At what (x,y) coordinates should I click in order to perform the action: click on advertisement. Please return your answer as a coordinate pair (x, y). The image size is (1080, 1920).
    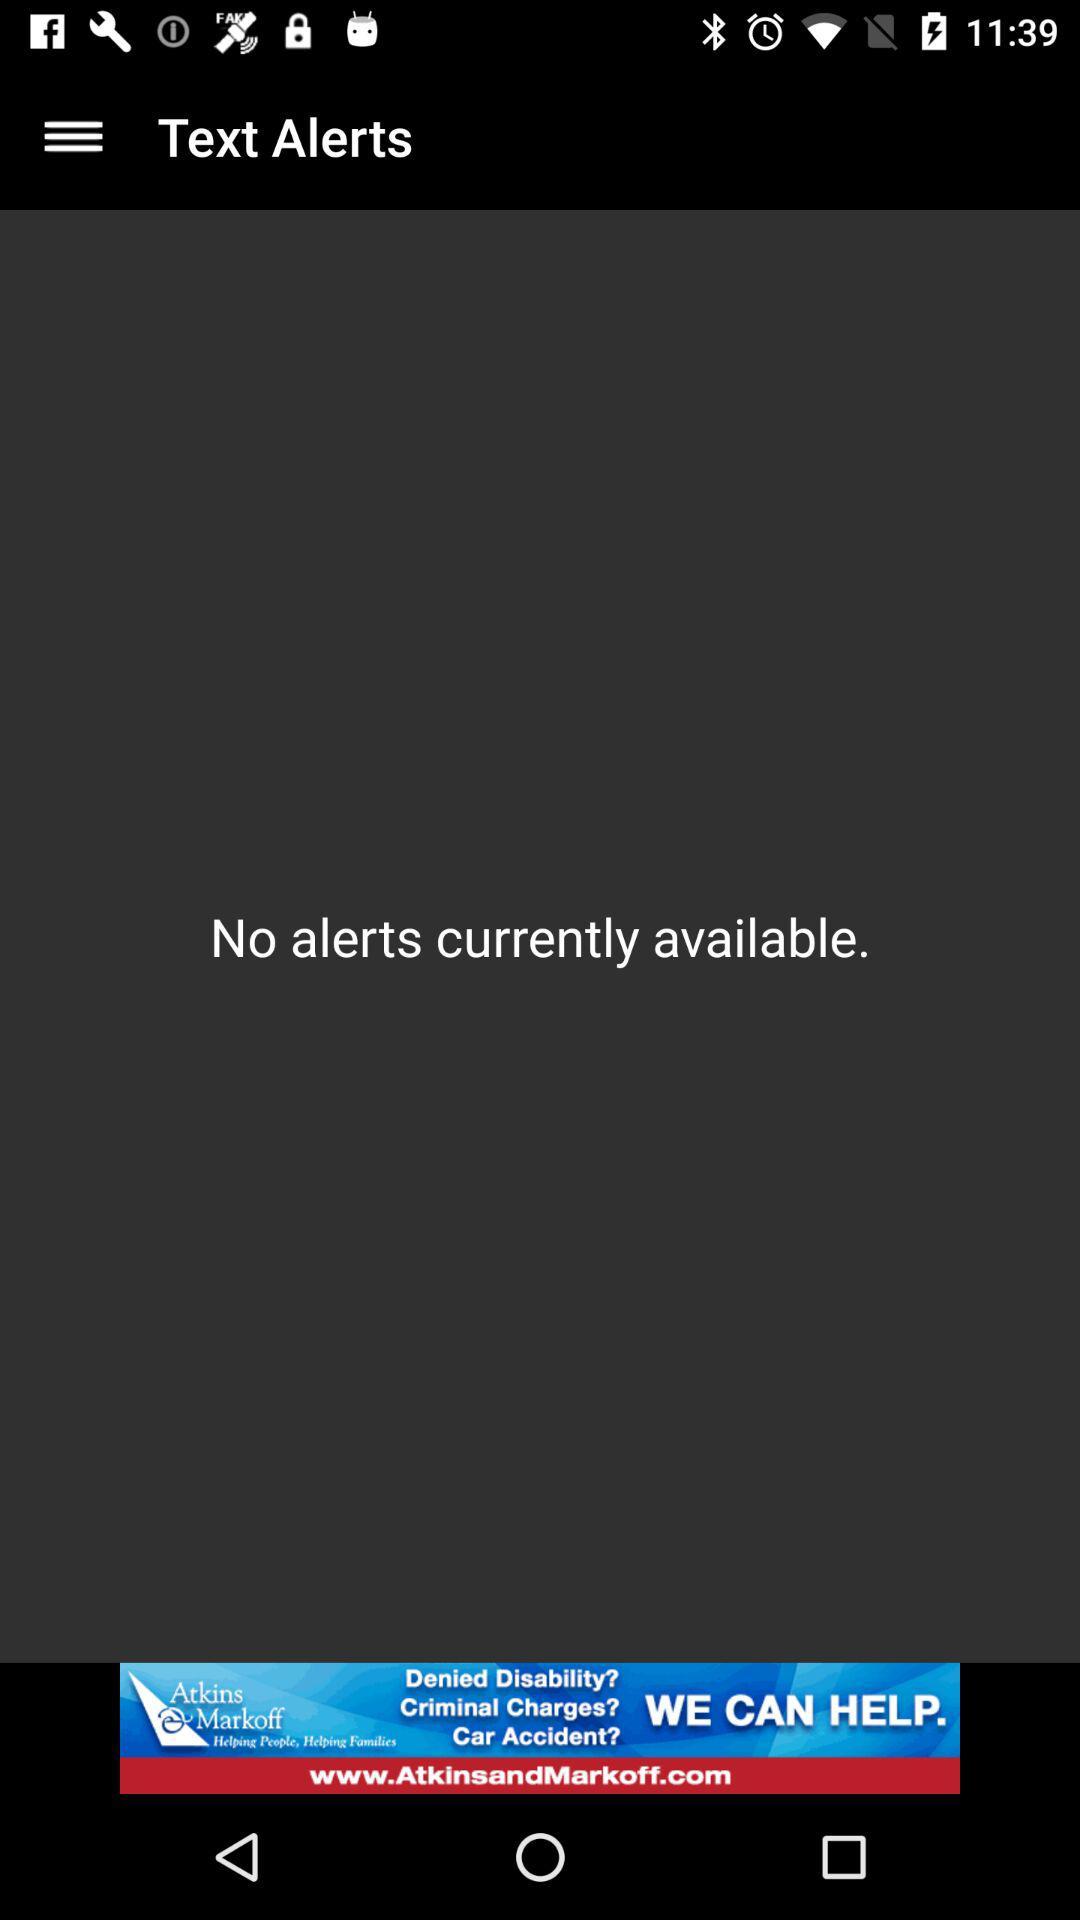
    Looking at the image, I should click on (540, 1727).